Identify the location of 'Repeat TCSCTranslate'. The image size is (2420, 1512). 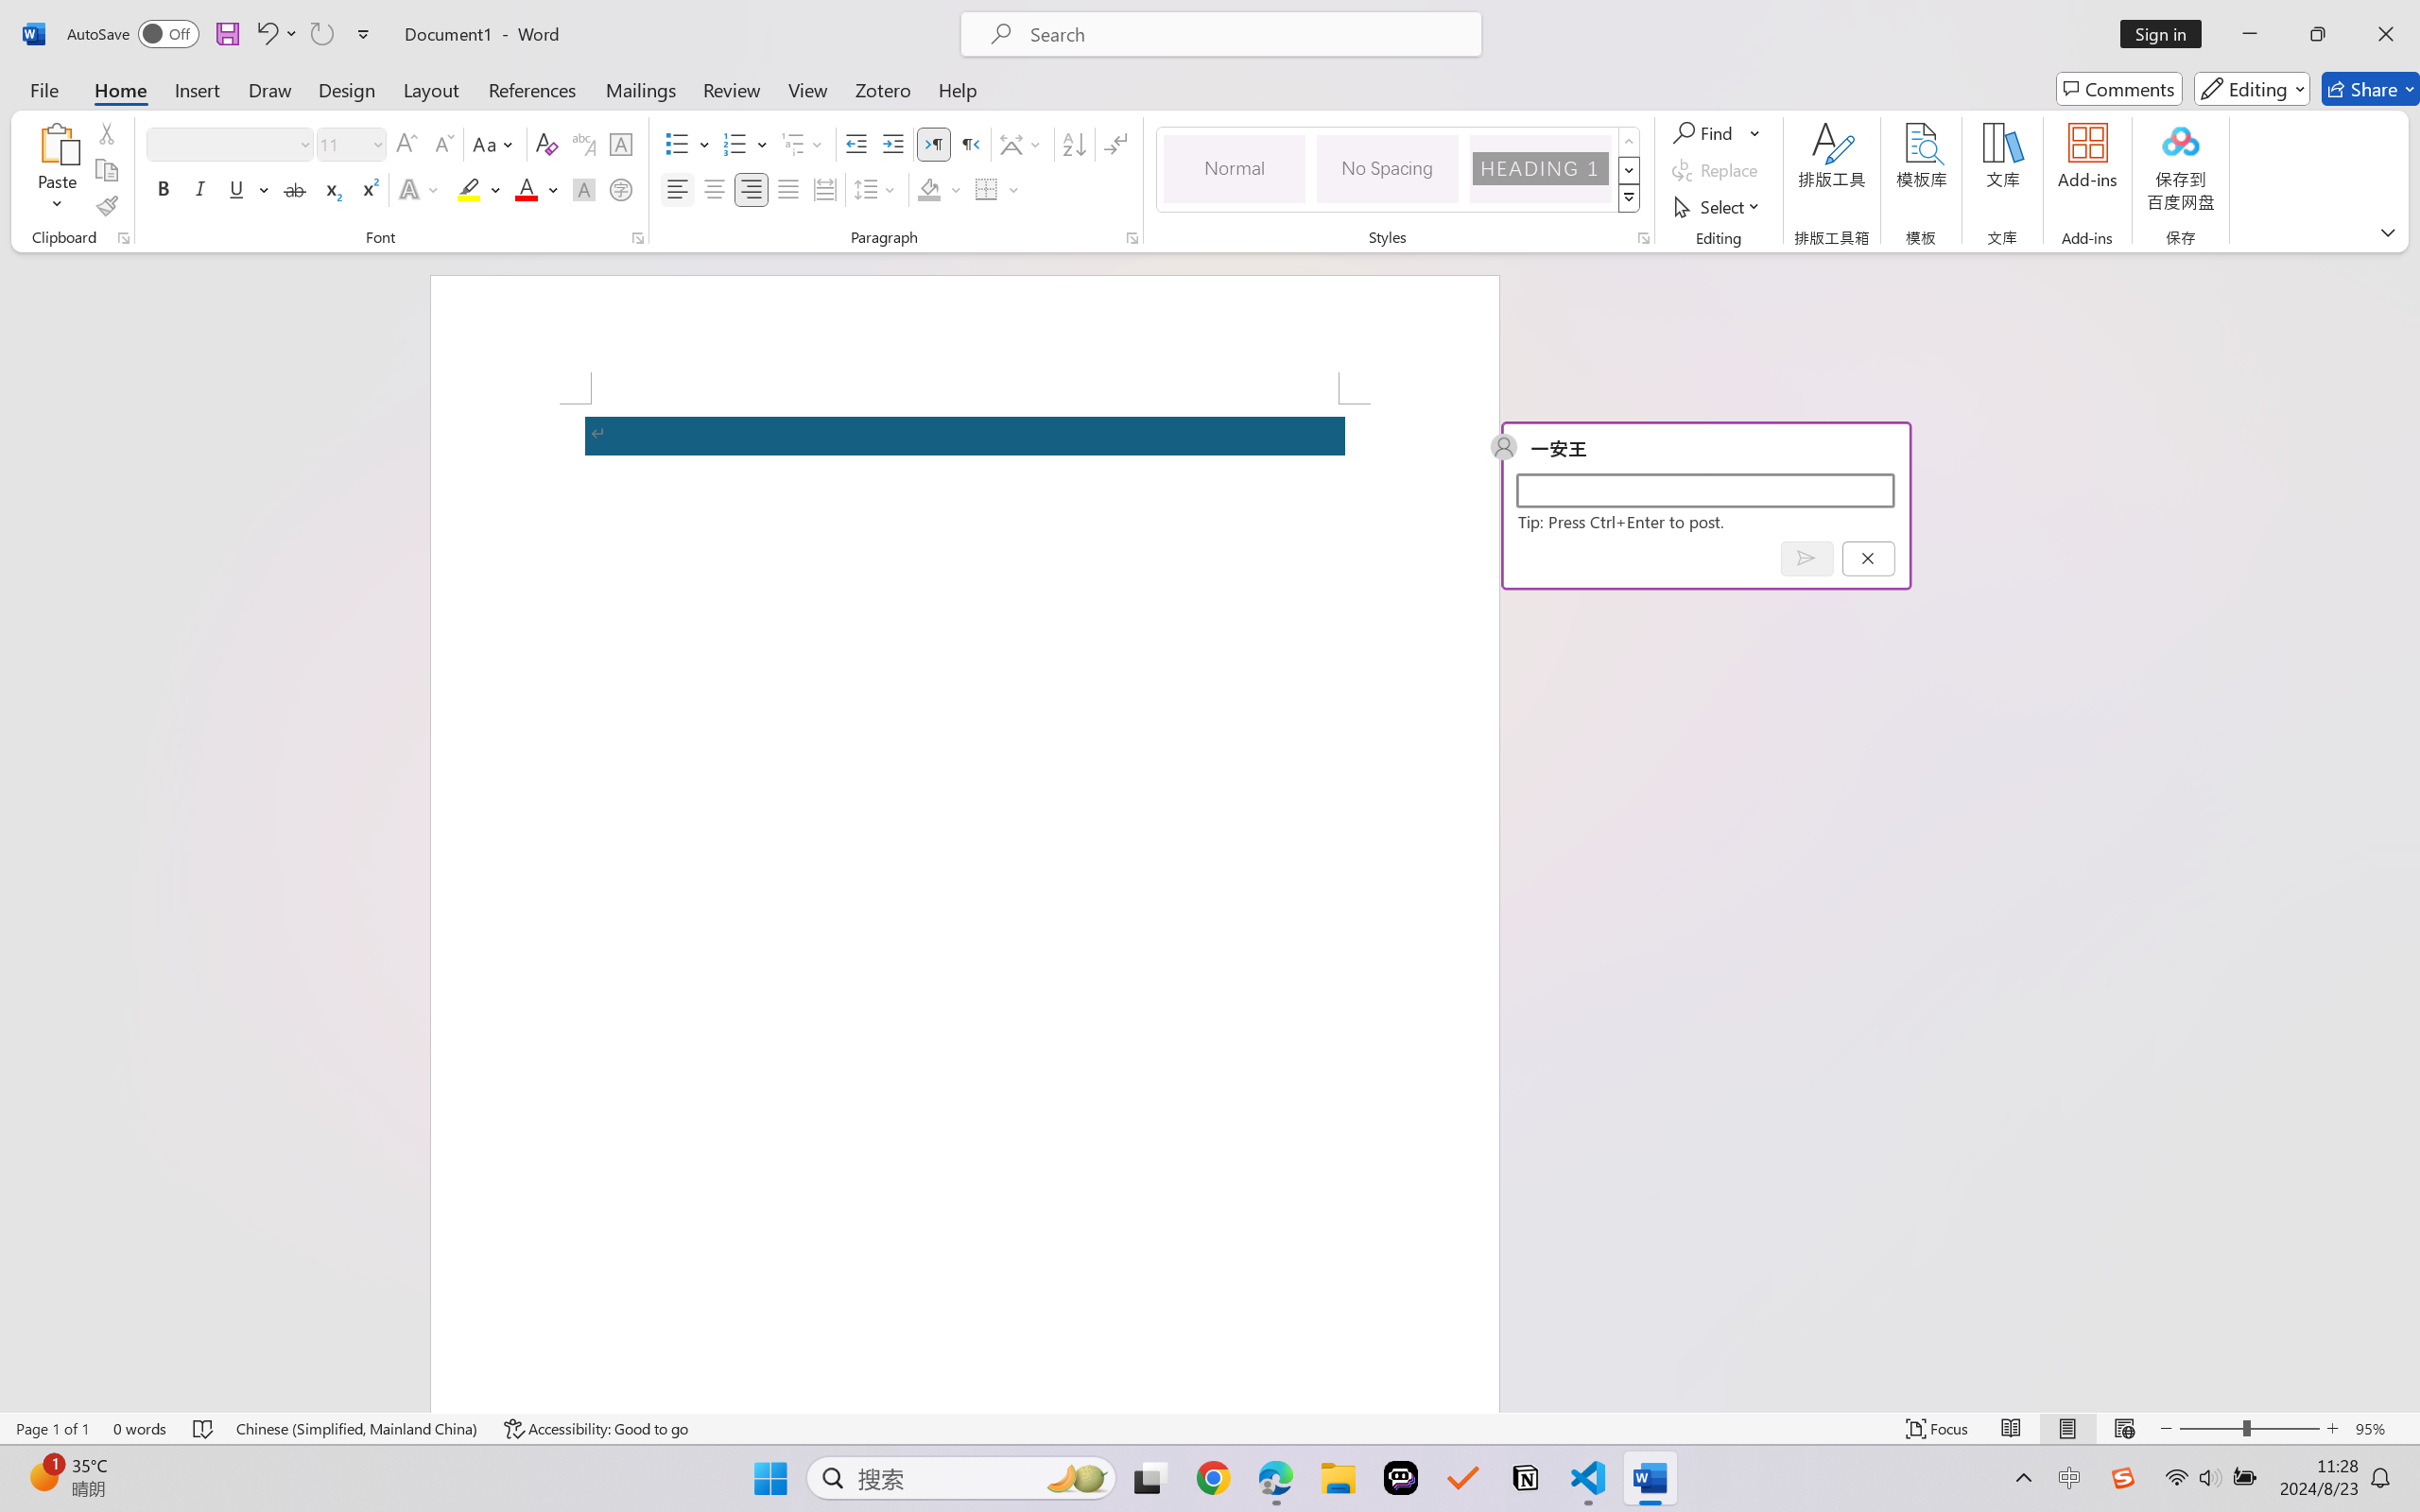
(320, 33).